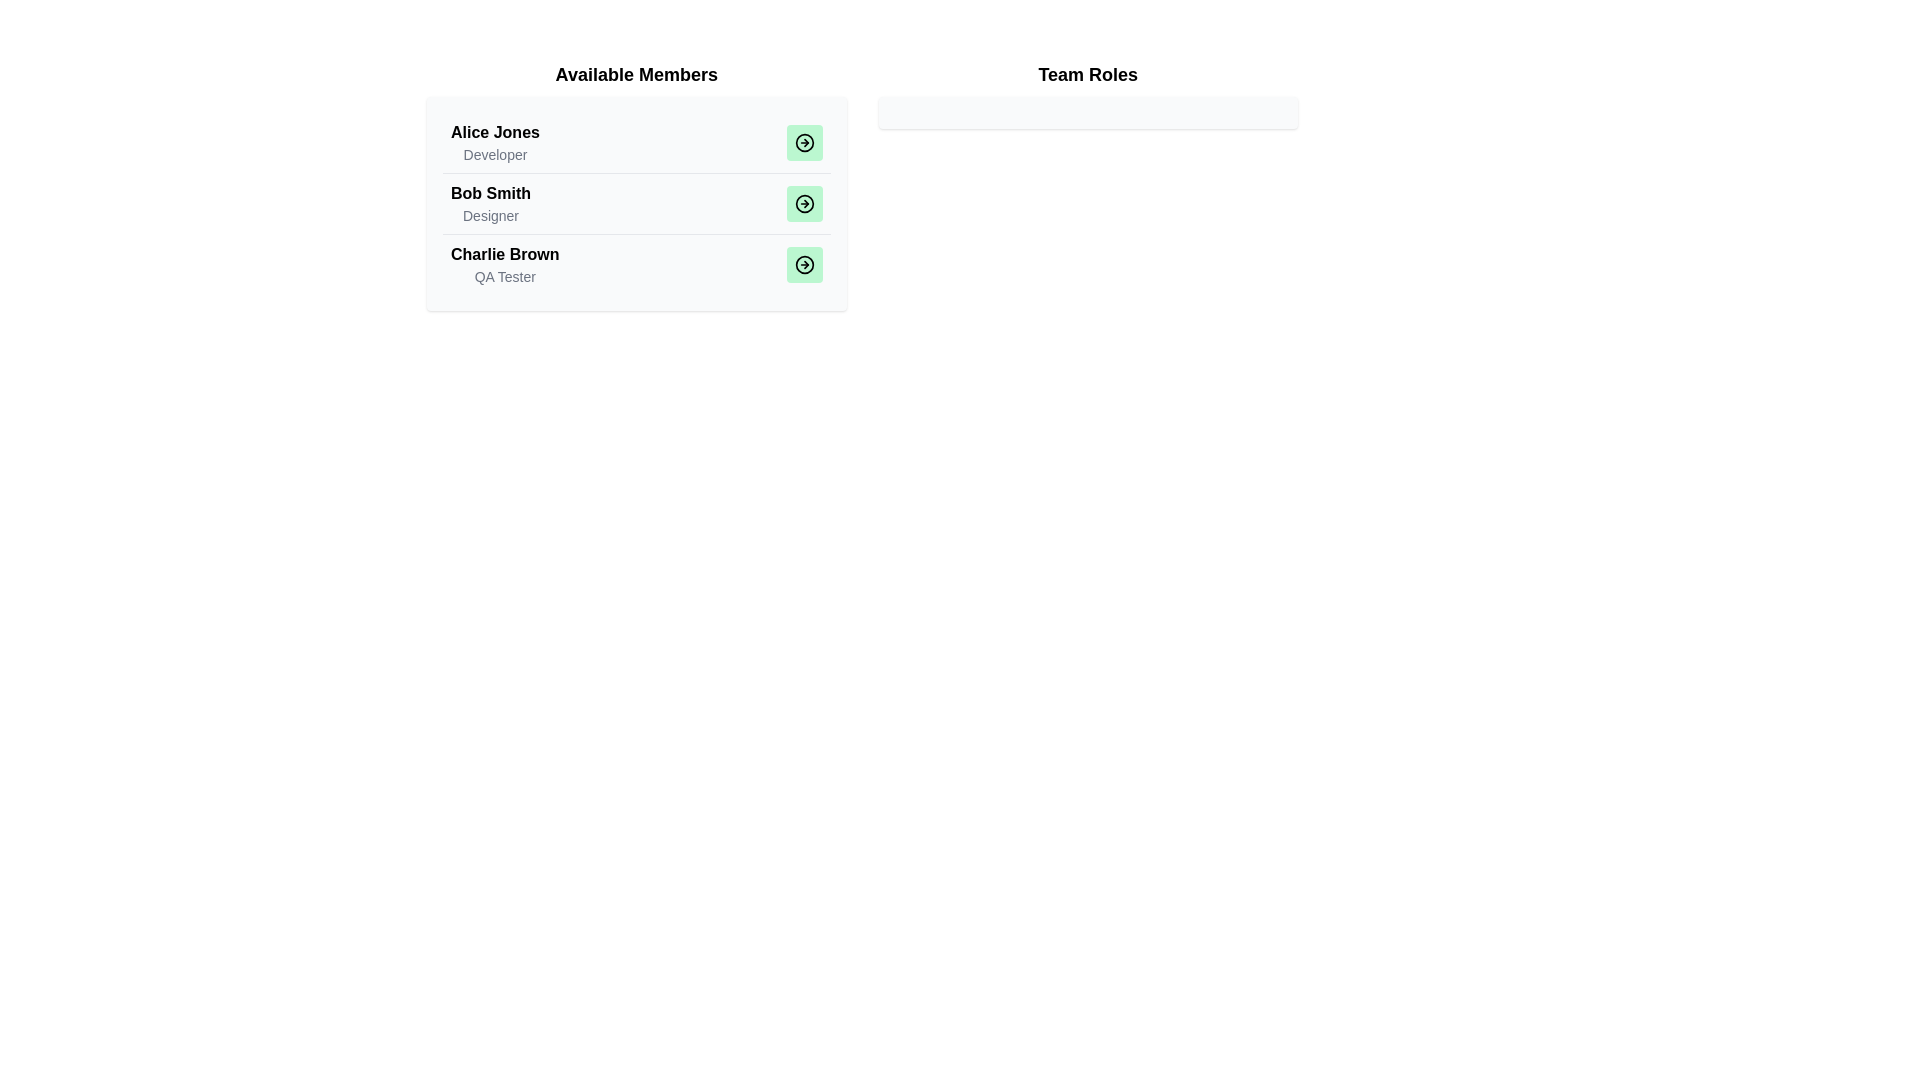 This screenshot has height=1080, width=1920. I want to click on the red button next to a member in the 'Team Roles' section to transfer them back to 'Available Members', so click(804, 141).